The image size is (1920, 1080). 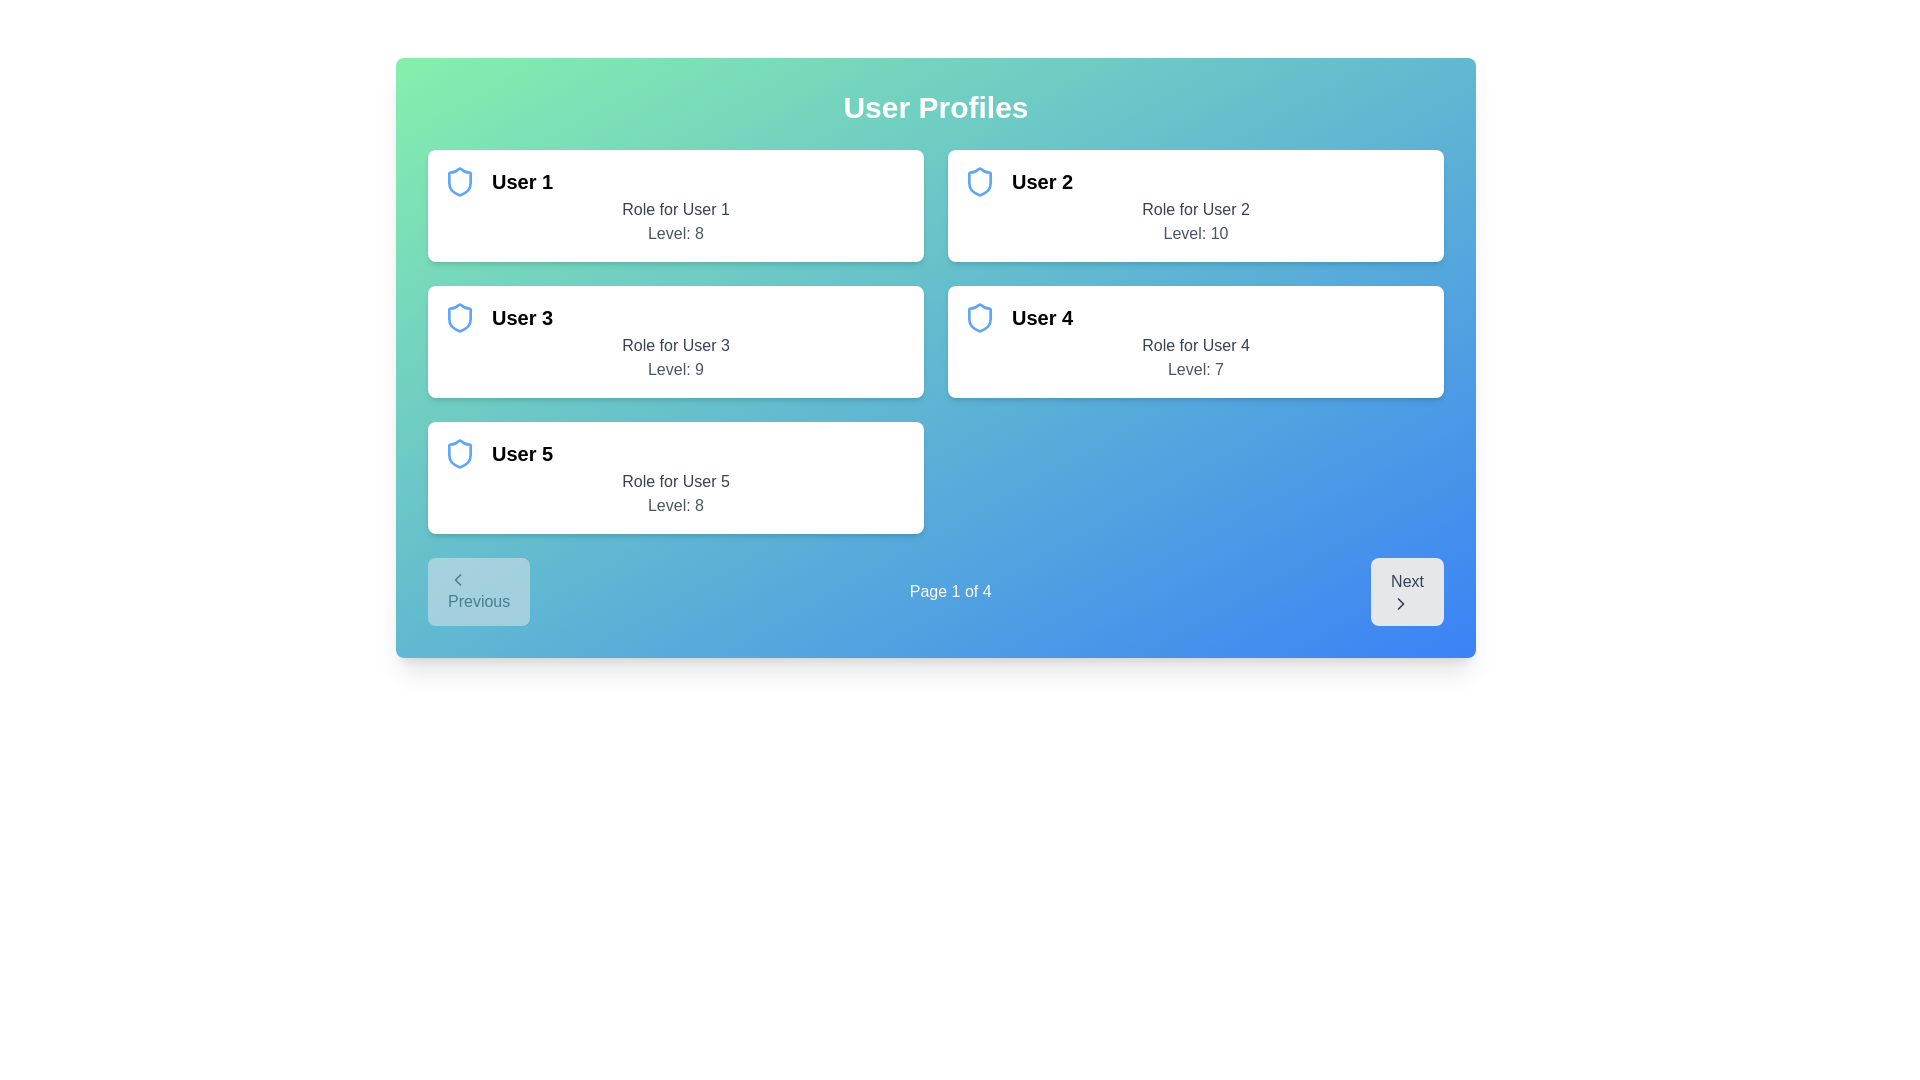 I want to click on the blue shield icon representing protection or security located at the top-left corner of the user profile area for 'User 3', so click(x=459, y=316).